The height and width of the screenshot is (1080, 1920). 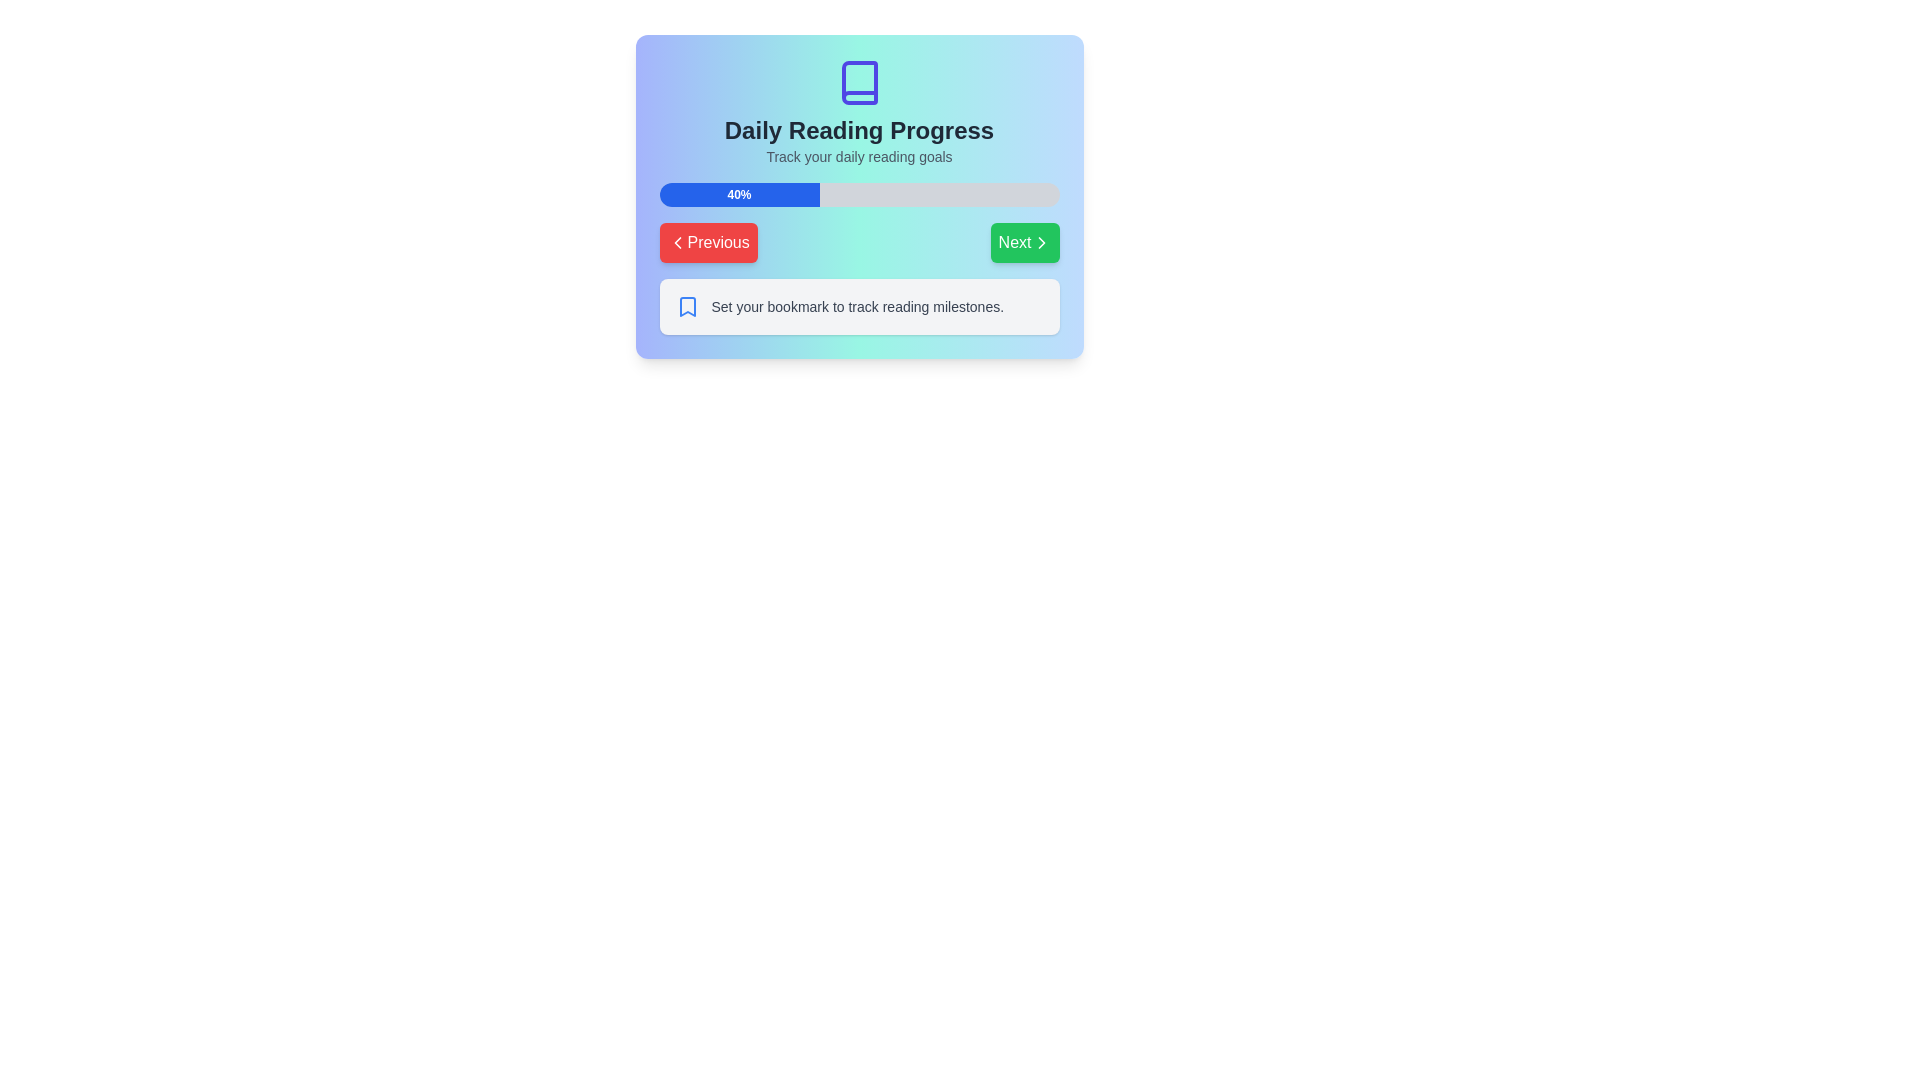 What do you see at coordinates (859, 112) in the screenshot?
I see `the informational block displaying 'Daily Reading Progress', which includes a book icon and a subheading about tracking daily reading goals` at bounding box center [859, 112].